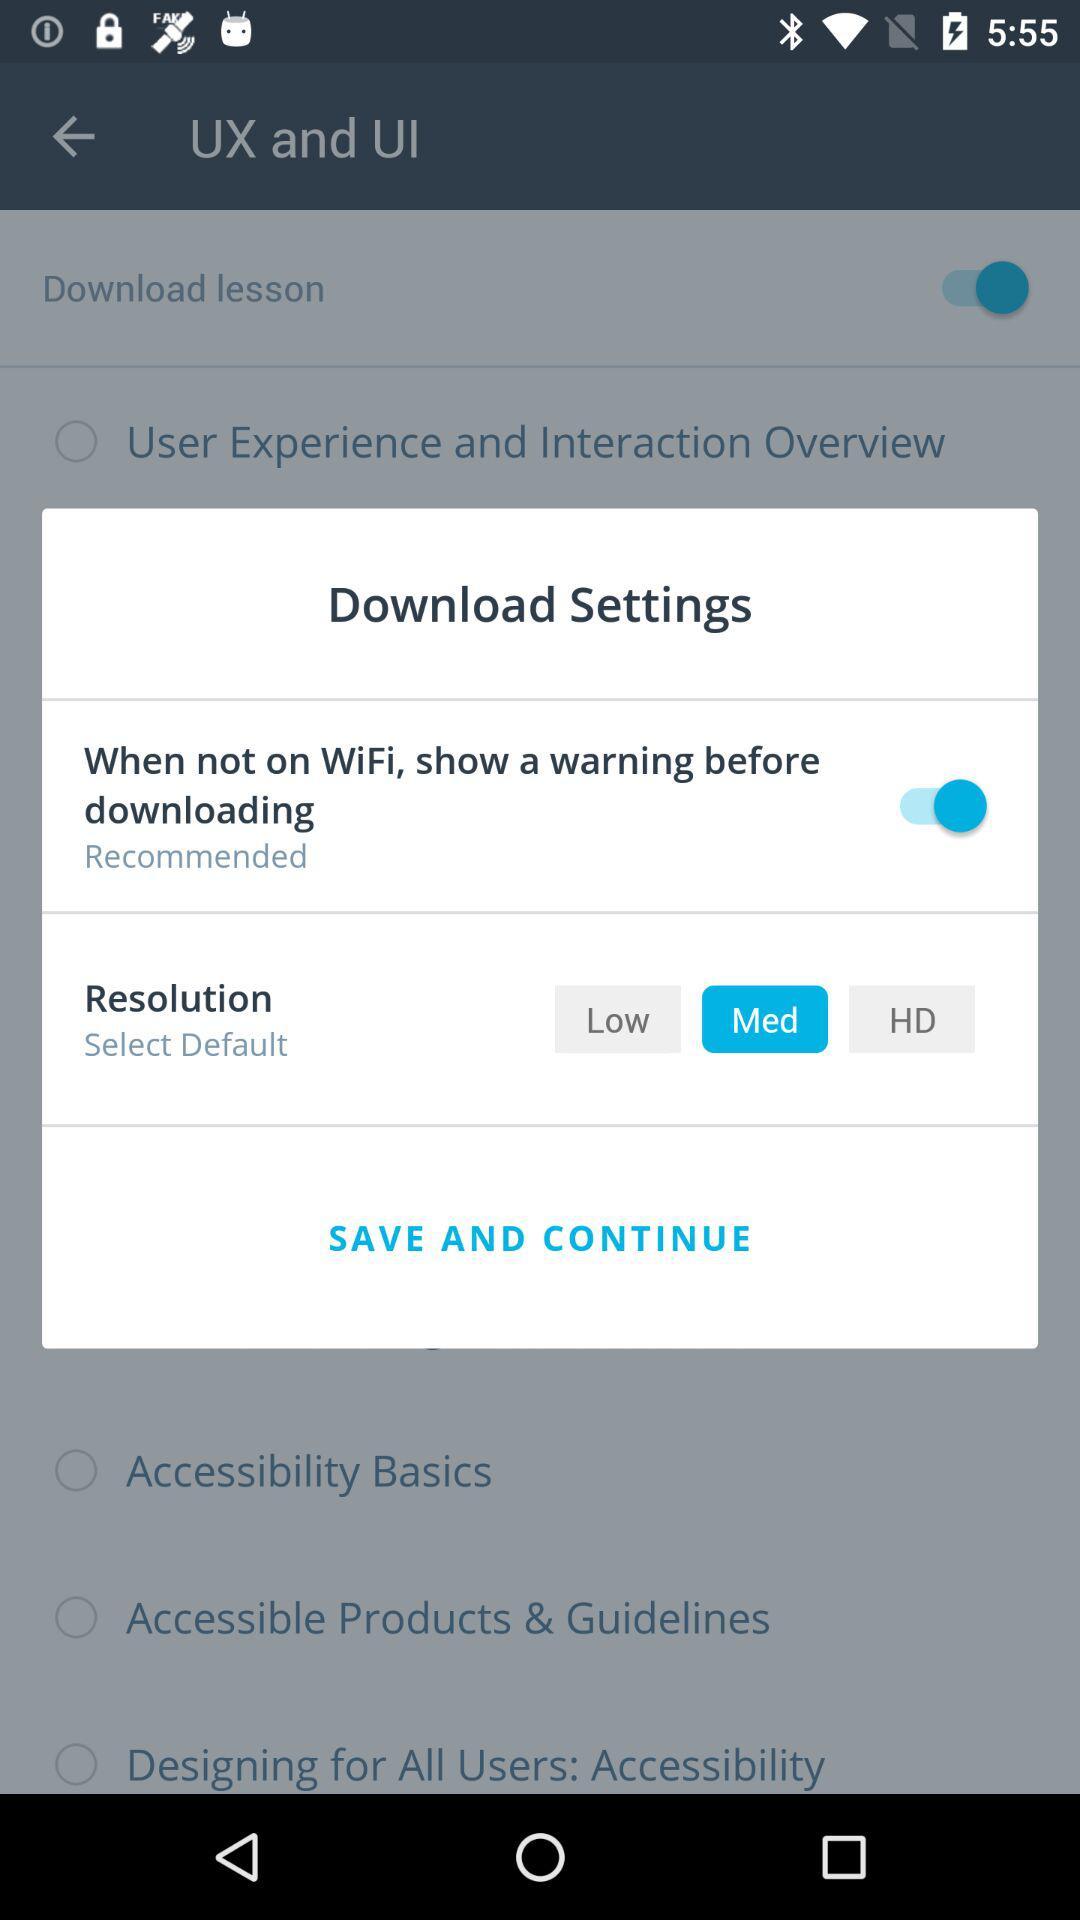 The image size is (1080, 1920). I want to click on wifi warning, so click(933, 805).